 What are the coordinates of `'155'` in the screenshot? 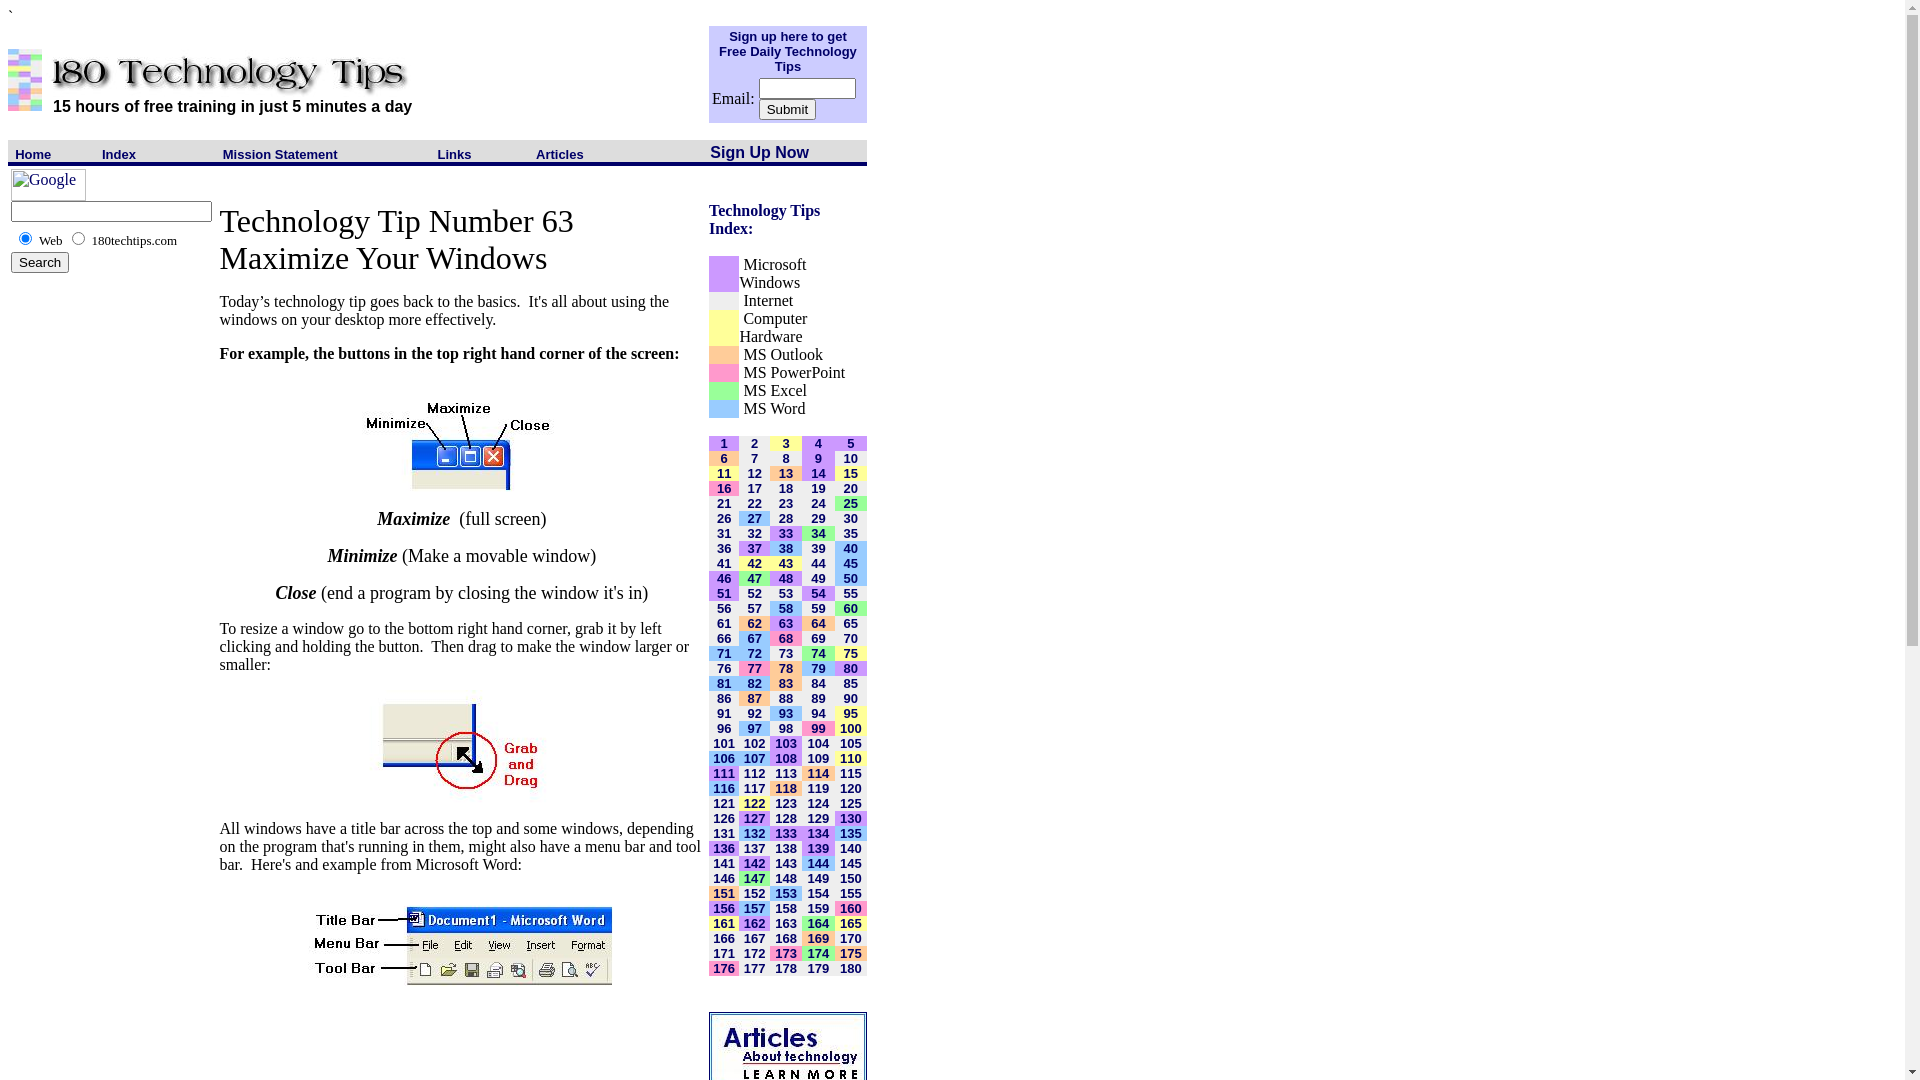 It's located at (850, 891).